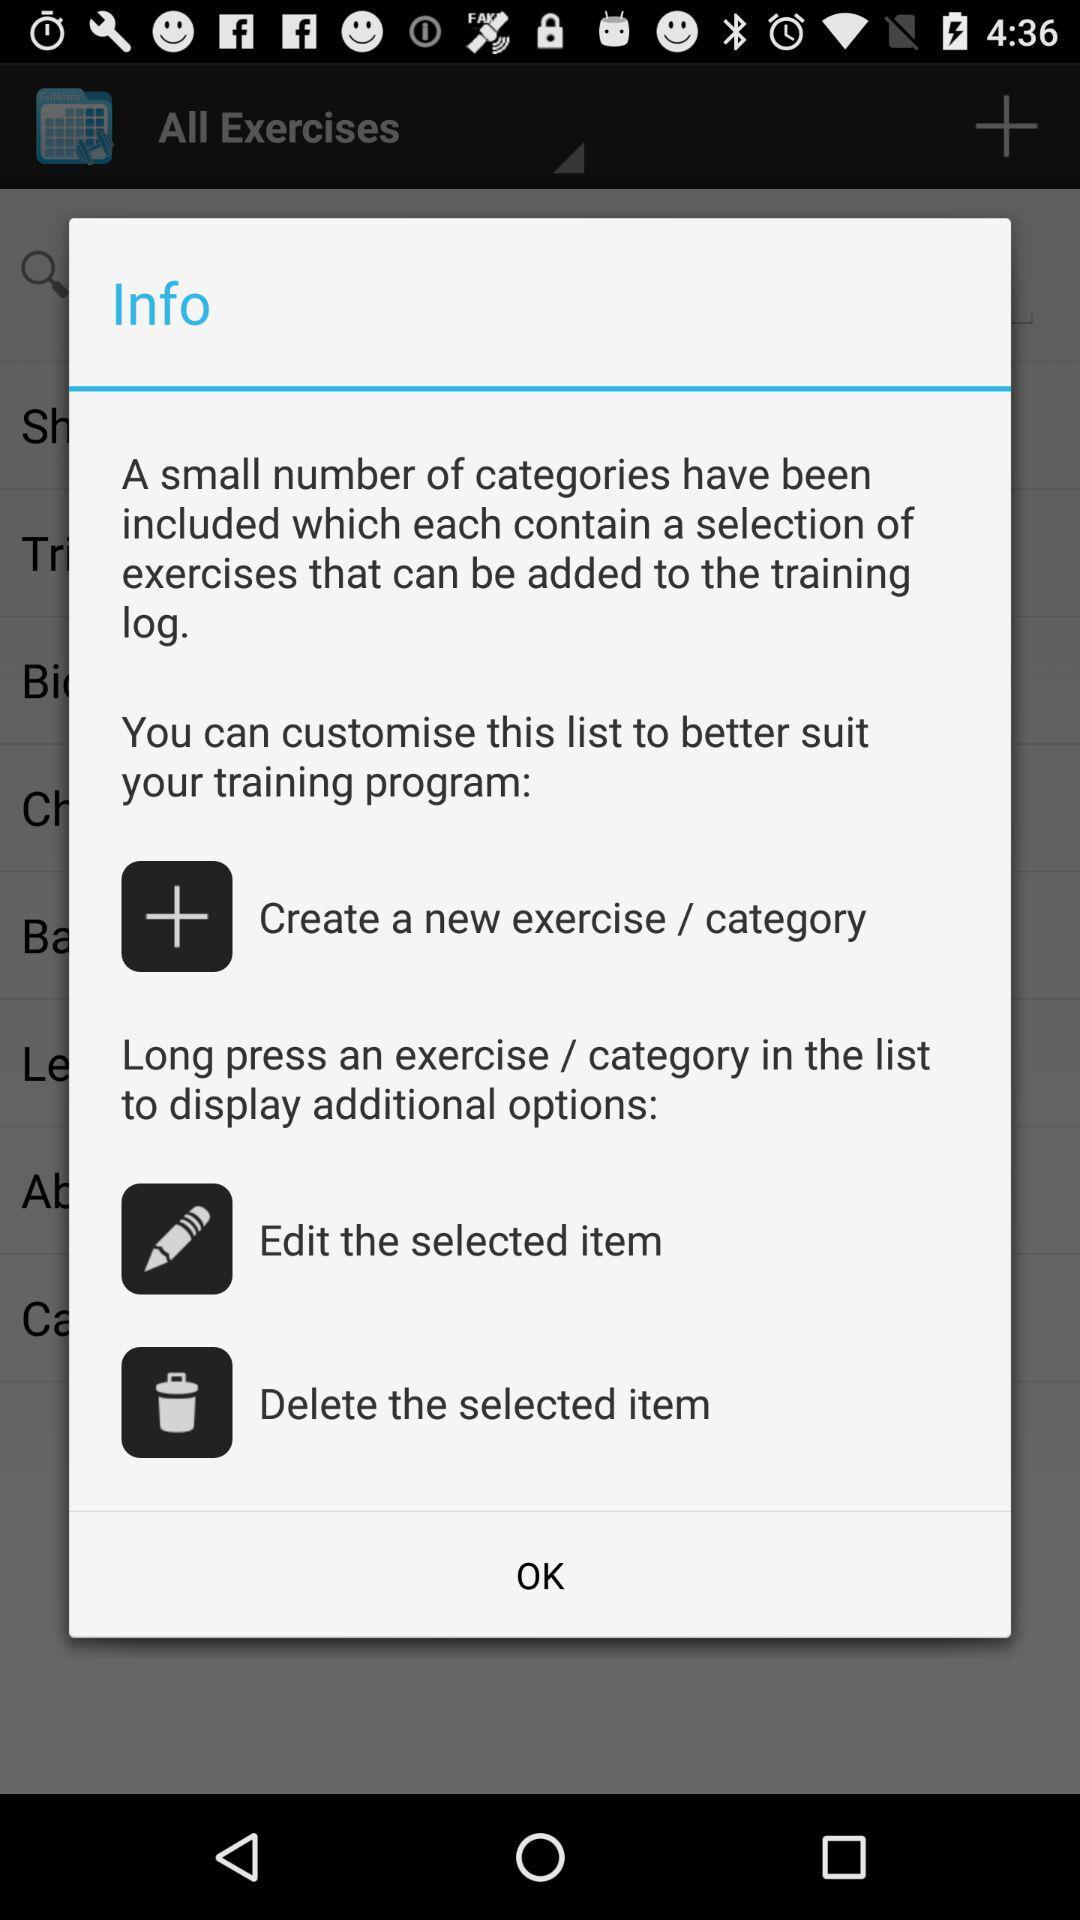 The height and width of the screenshot is (1920, 1080). What do you see at coordinates (540, 1573) in the screenshot?
I see `the ok icon` at bounding box center [540, 1573].